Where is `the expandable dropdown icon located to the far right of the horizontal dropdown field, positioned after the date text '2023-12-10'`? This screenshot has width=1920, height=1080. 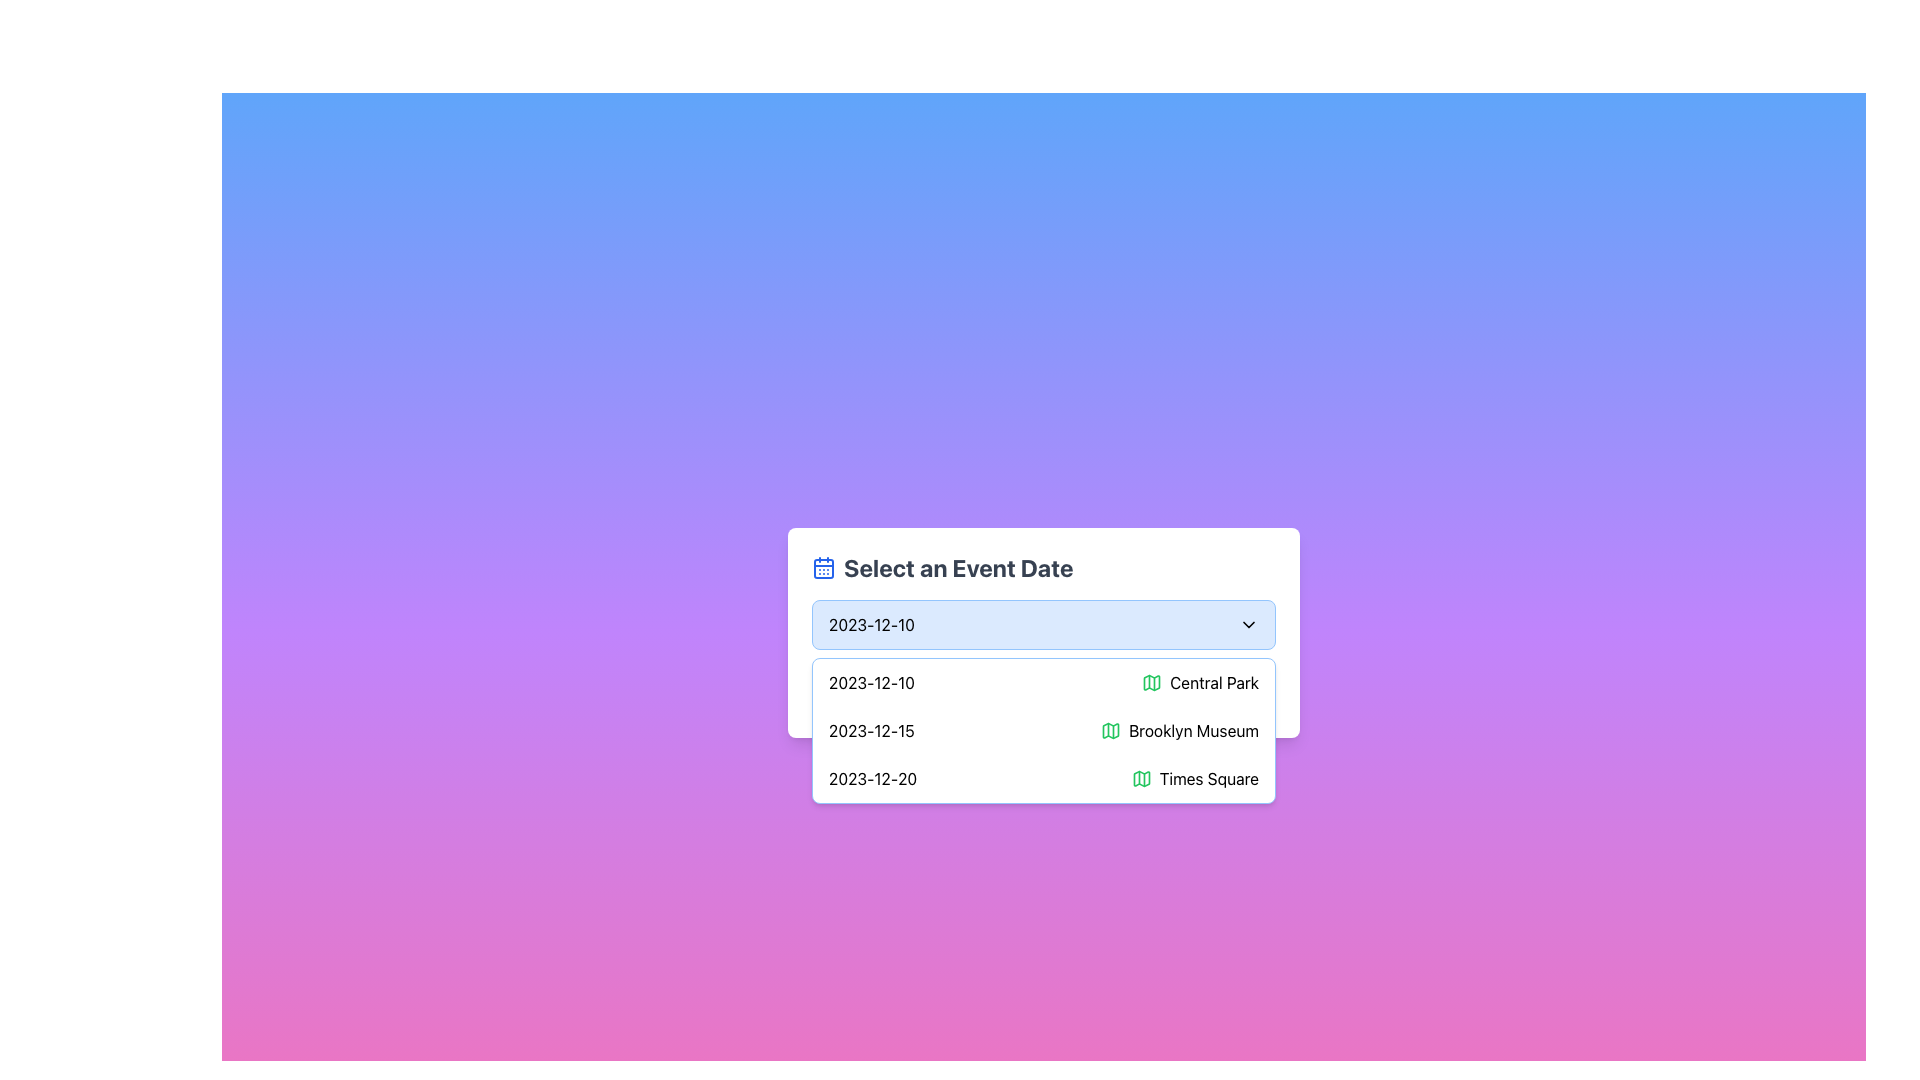
the expandable dropdown icon located to the far right of the horizontal dropdown field, positioned after the date text '2023-12-10' is located at coordinates (1247, 623).